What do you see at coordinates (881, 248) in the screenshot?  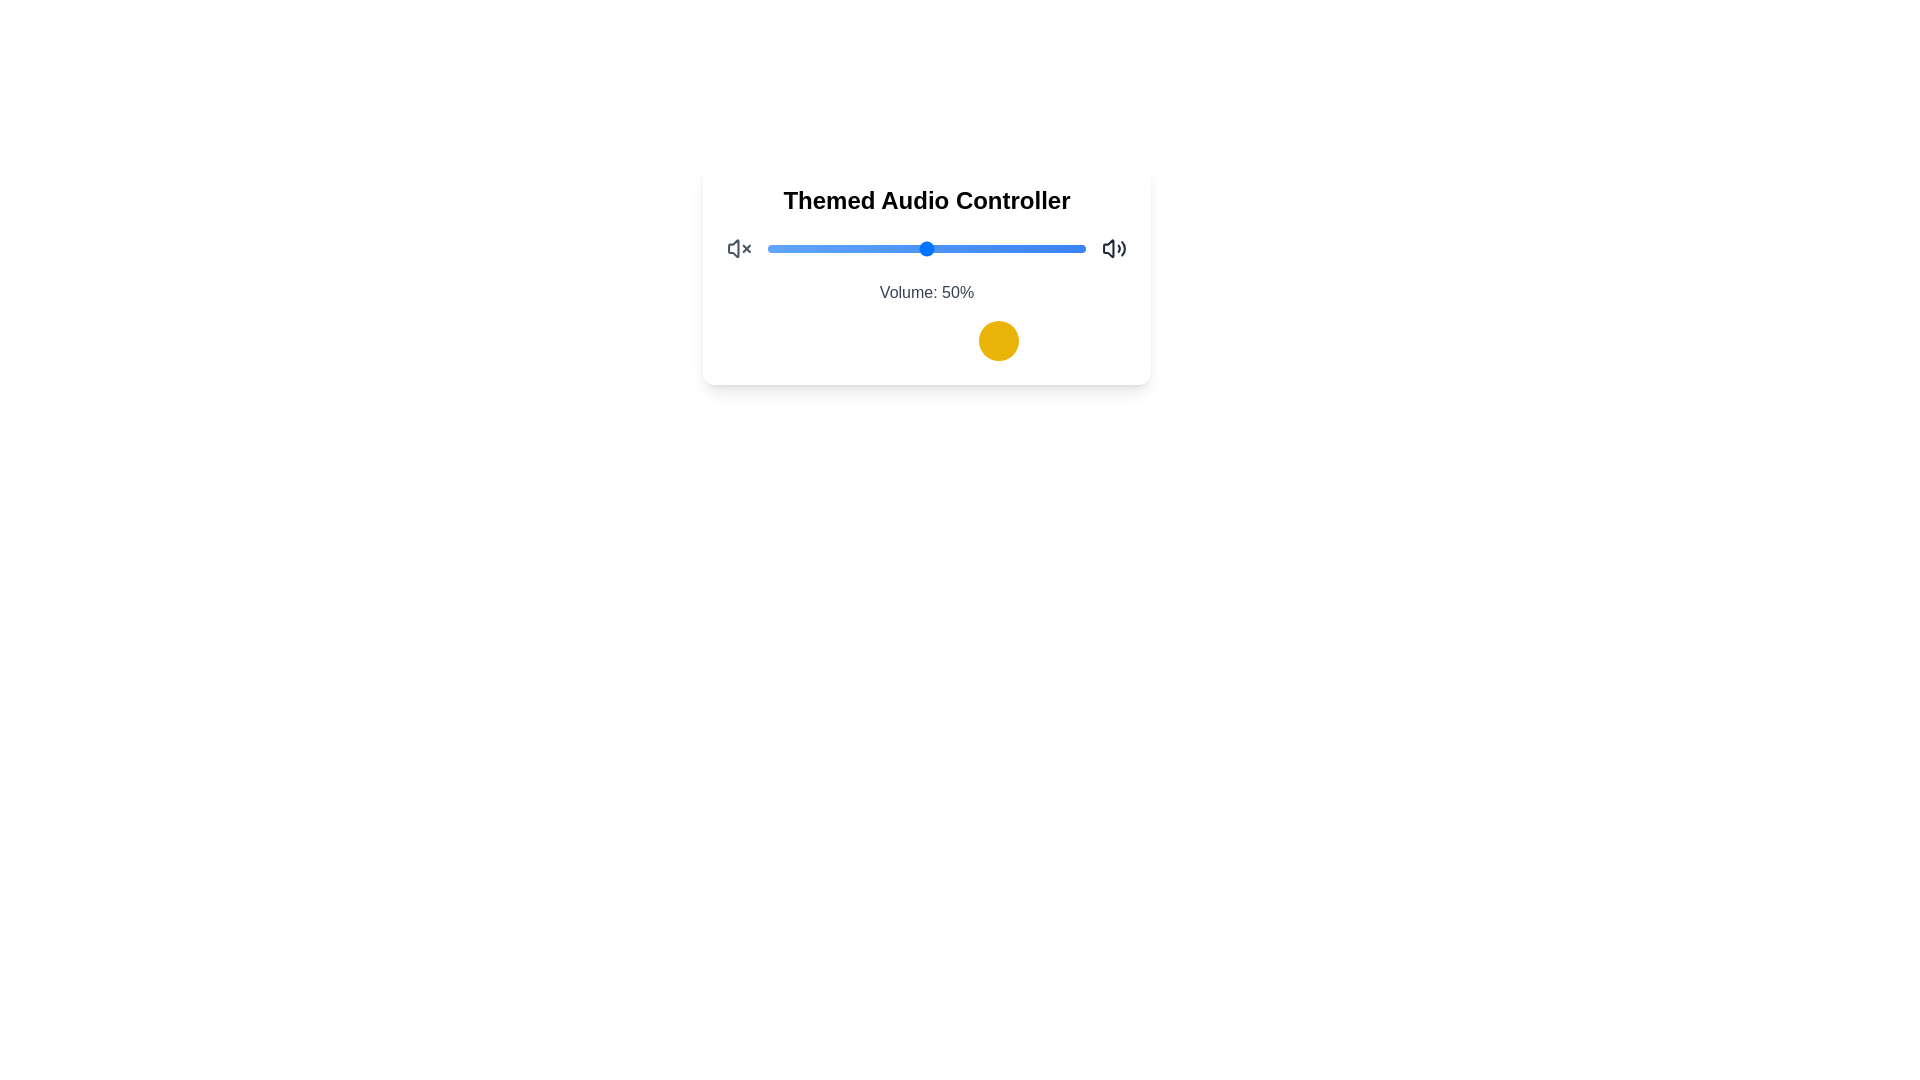 I see `the volume slider to set the volume to 36%` at bounding box center [881, 248].